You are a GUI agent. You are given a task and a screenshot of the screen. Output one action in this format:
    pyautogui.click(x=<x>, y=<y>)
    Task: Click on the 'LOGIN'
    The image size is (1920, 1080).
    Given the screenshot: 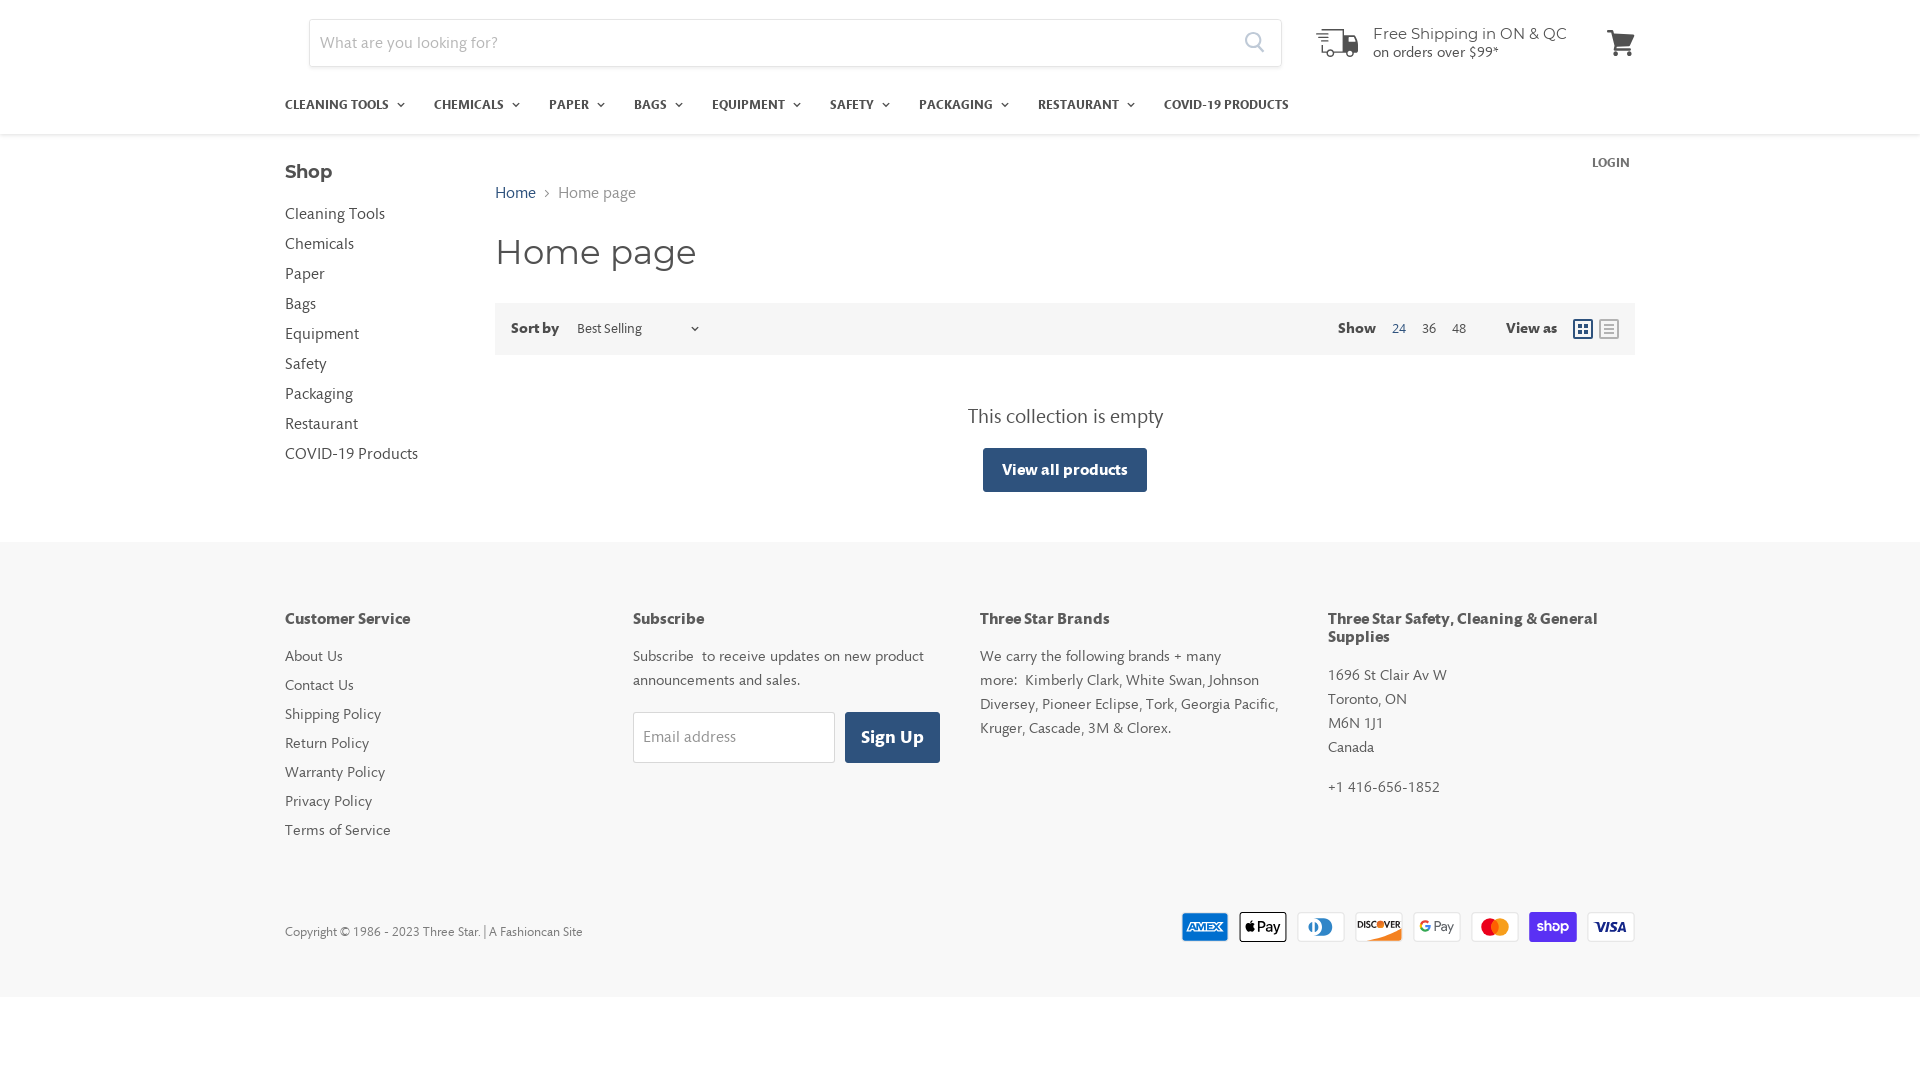 What is the action you would take?
    pyautogui.click(x=1578, y=161)
    